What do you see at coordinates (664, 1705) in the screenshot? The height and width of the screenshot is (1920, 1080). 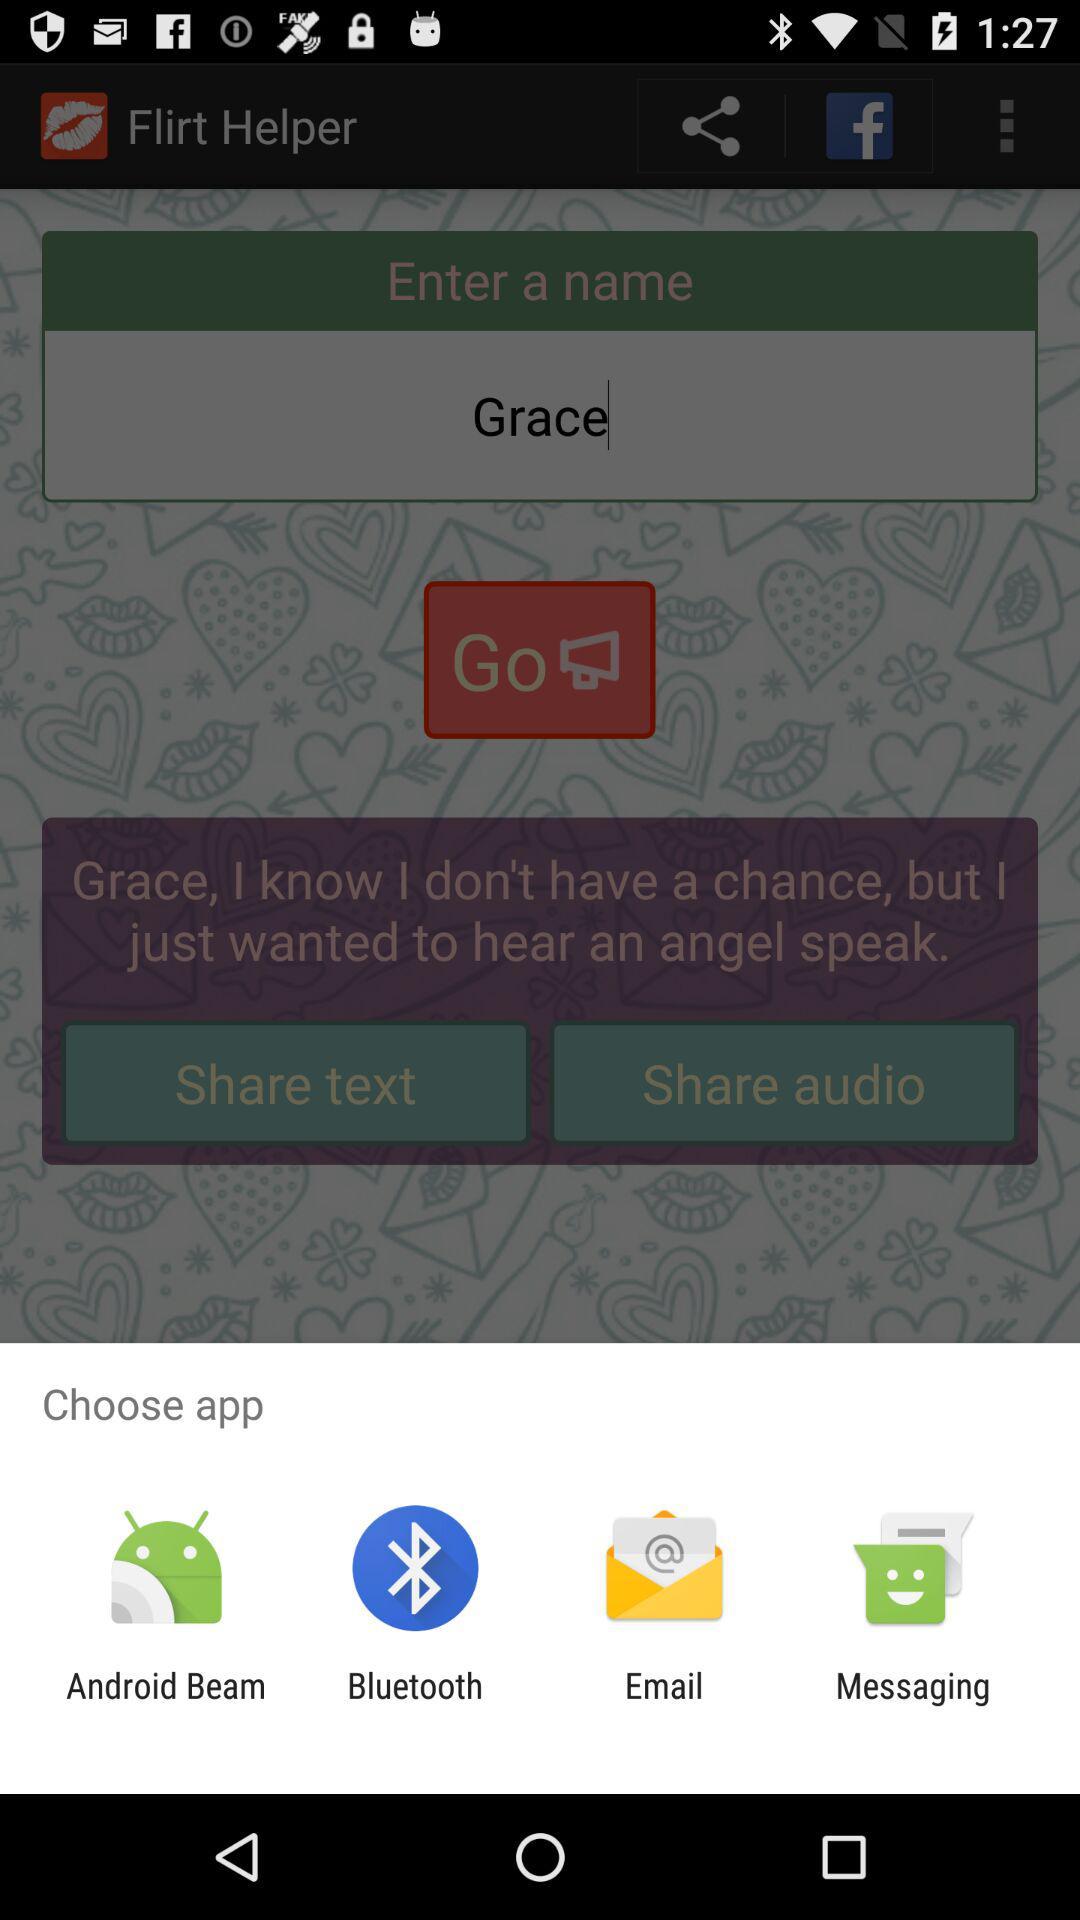 I see `item to the left of messaging item` at bounding box center [664, 1705].